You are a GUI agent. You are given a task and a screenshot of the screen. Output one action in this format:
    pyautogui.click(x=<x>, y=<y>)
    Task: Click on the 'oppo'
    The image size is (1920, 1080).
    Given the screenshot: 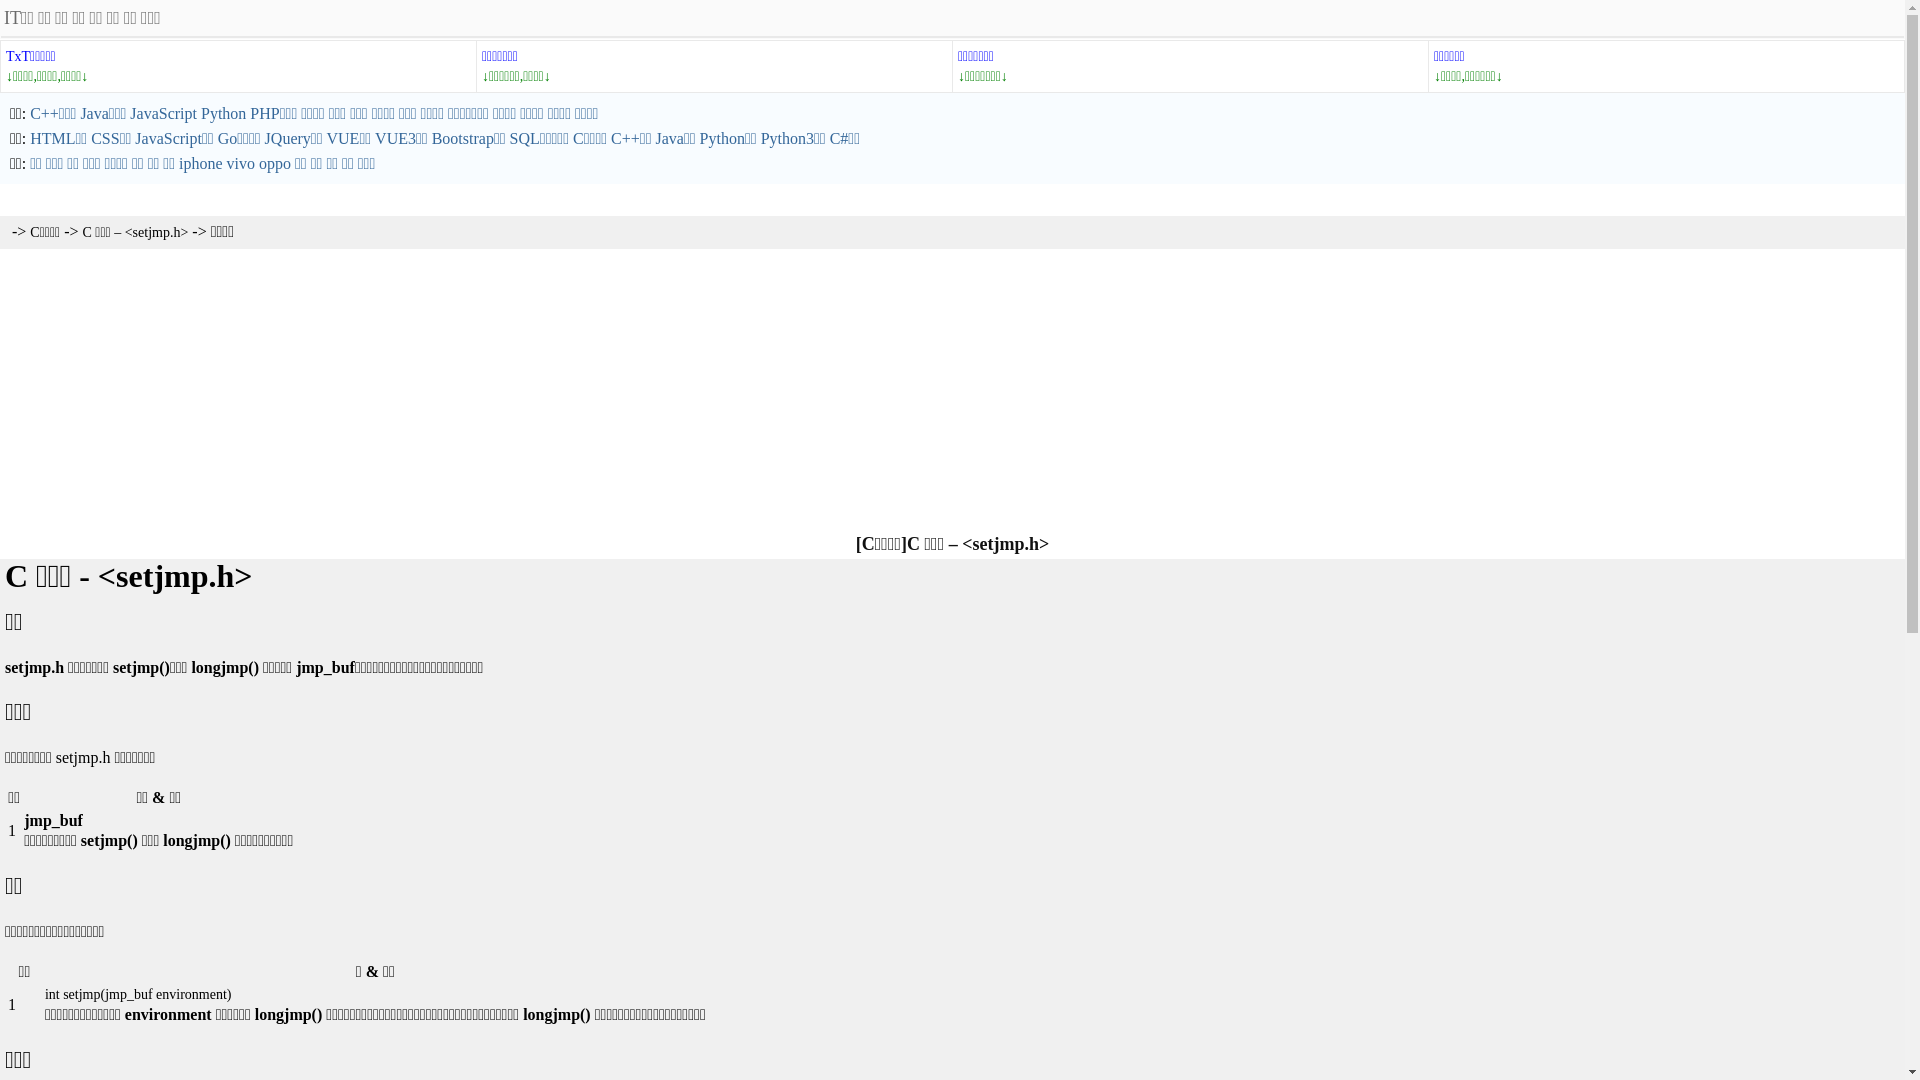 What is the action you would take?
    pyautogui.click(x=273, y=162)
    